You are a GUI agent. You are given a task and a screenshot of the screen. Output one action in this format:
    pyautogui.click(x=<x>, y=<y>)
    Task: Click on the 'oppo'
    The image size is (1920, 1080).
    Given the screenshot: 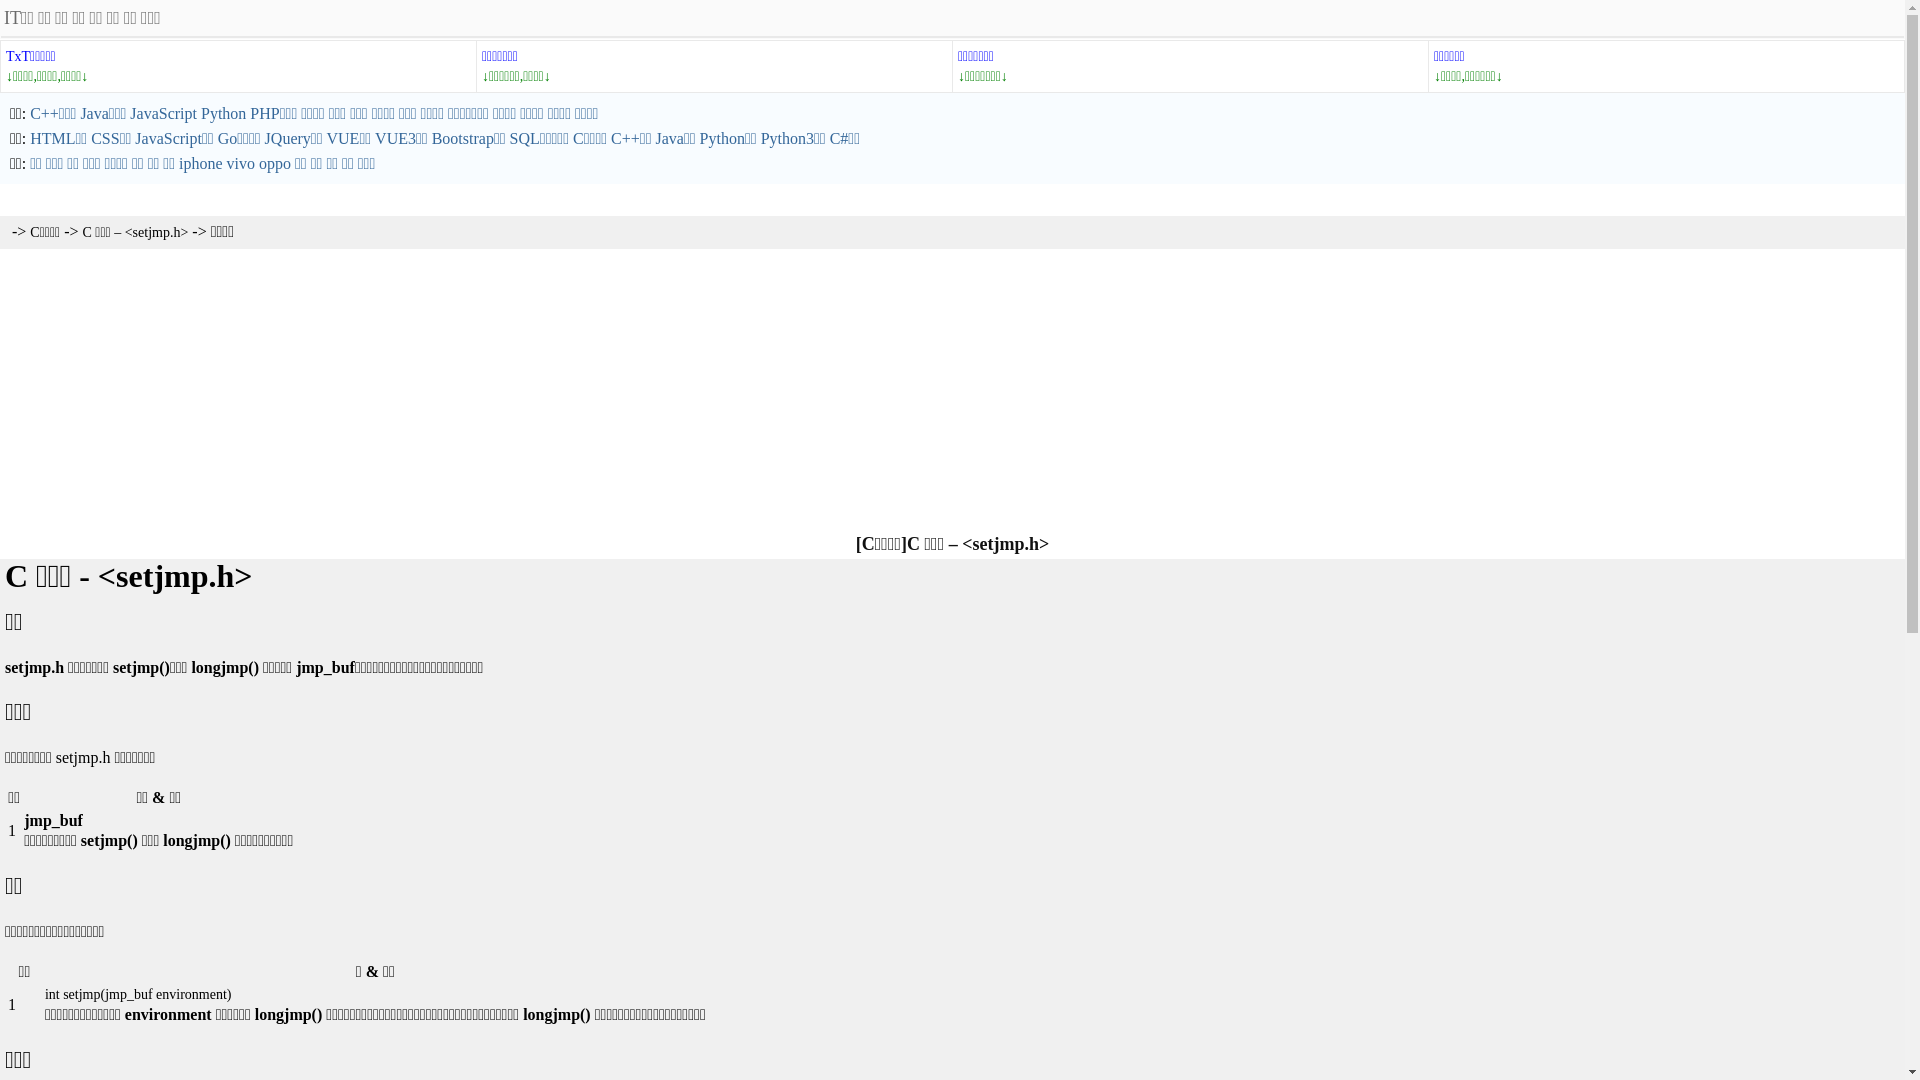 What is the action you would take?
    pyautogui.click(x=273, y=162)
    